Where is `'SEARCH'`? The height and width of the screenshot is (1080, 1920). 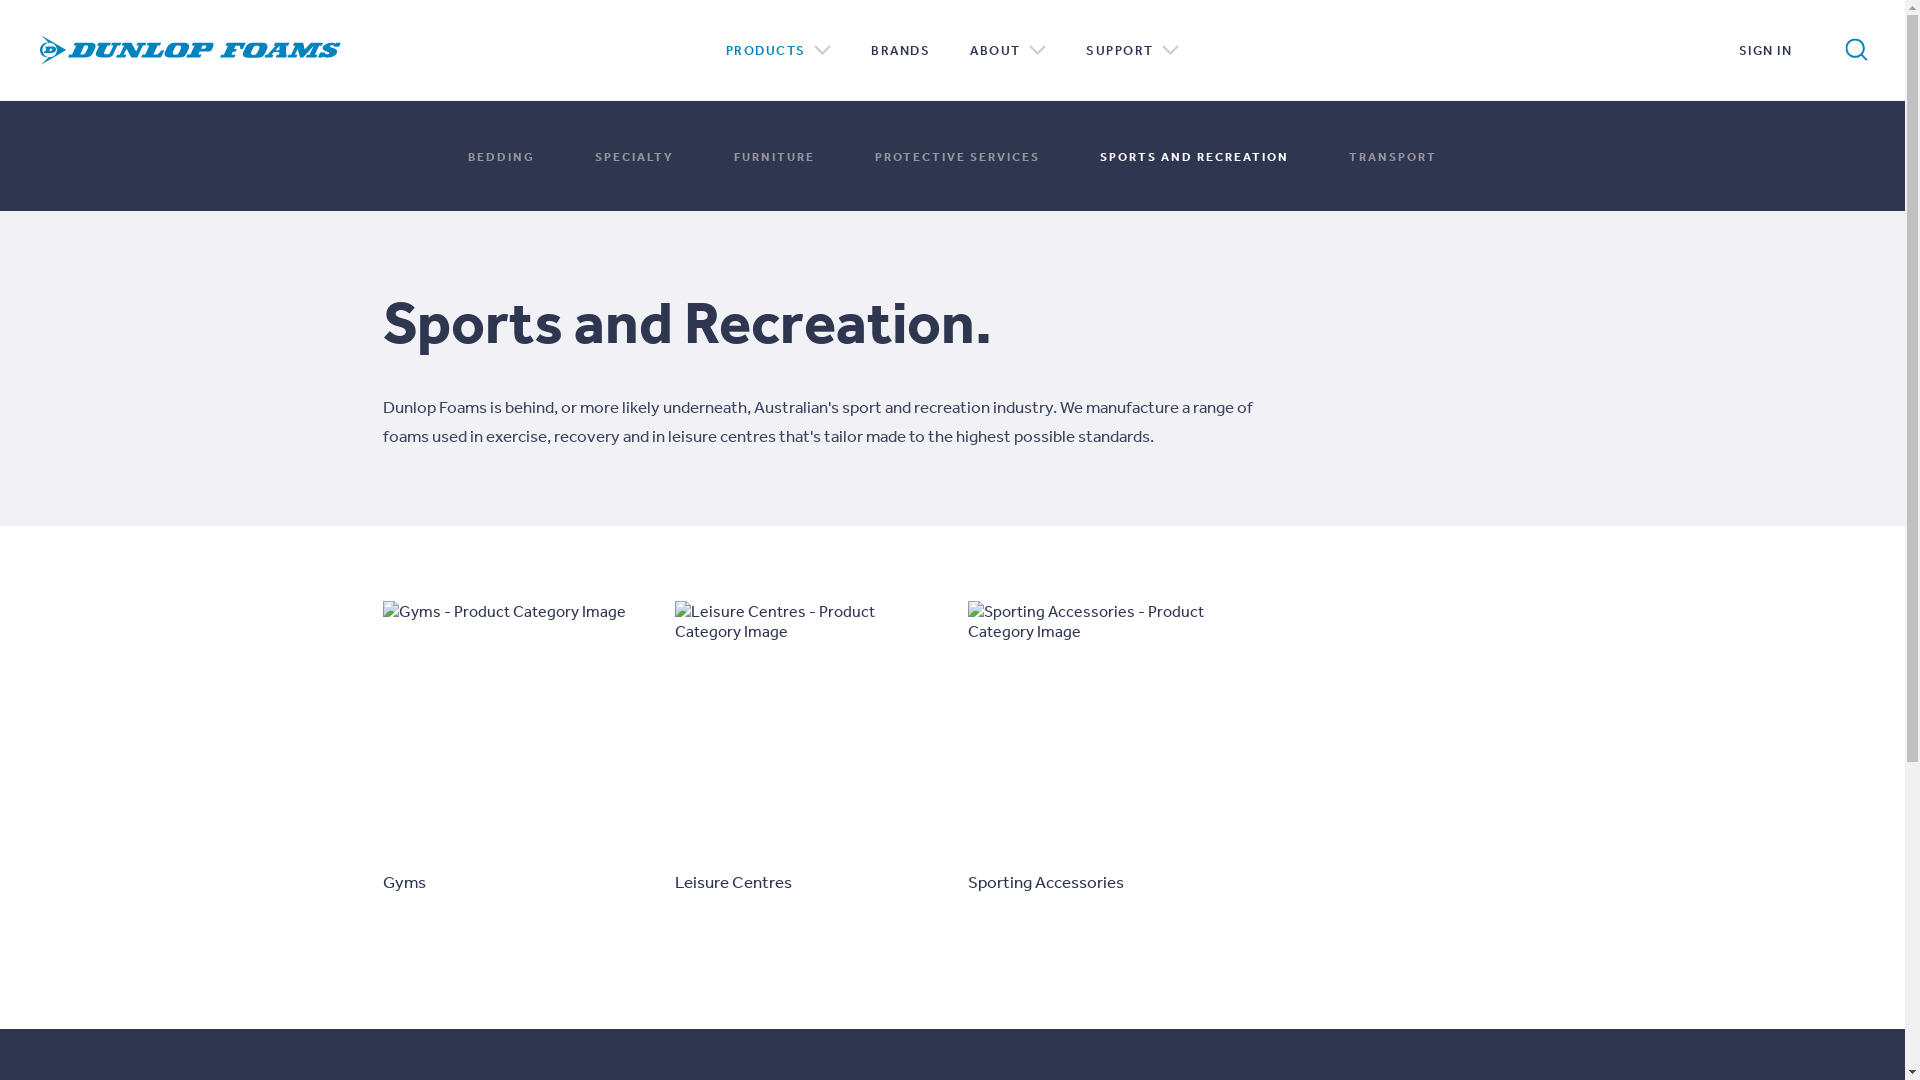
'SEARCH' is located at coordinates (1785, 45).